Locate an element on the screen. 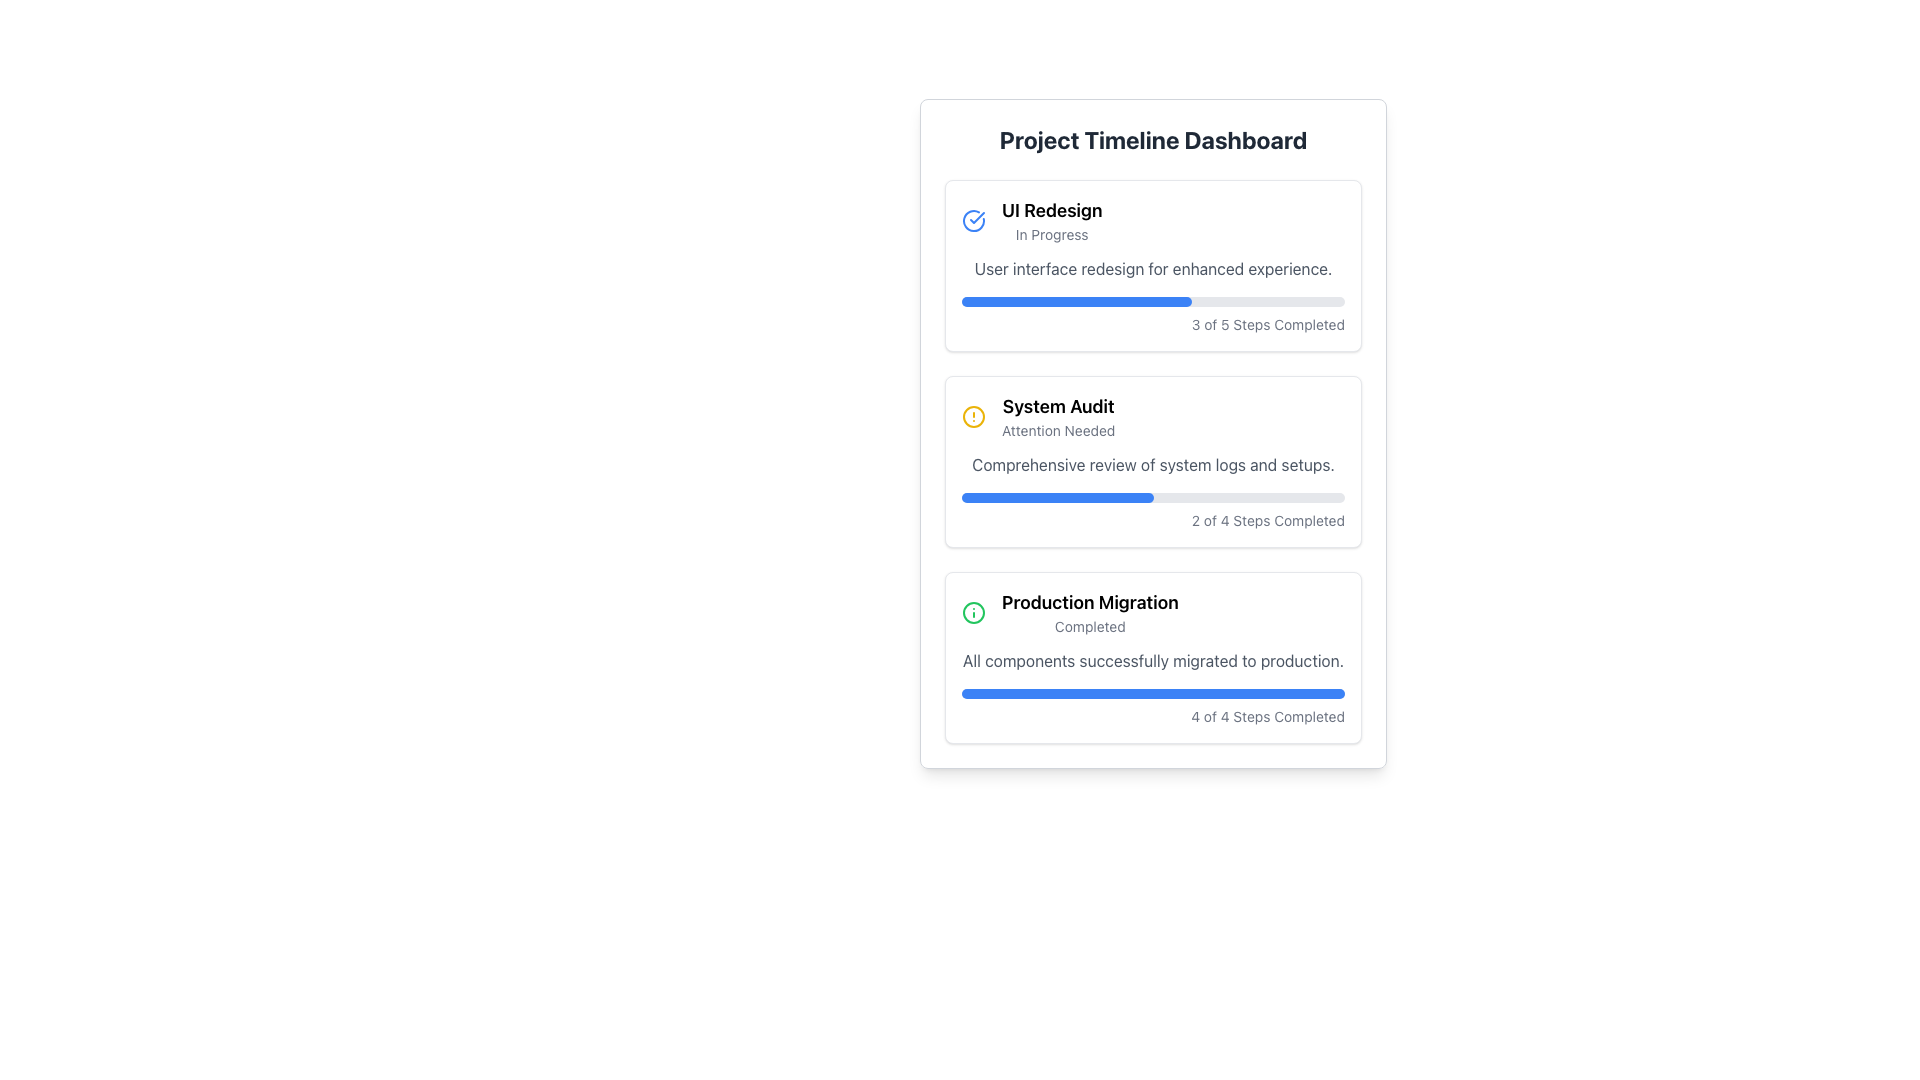 The image size is (1920, 1080). the text display element that shows the status of the project task 'Production Migration' marked as 'Completed' in the Project Timeline Dashboard is located at coordinates (1089, 612).